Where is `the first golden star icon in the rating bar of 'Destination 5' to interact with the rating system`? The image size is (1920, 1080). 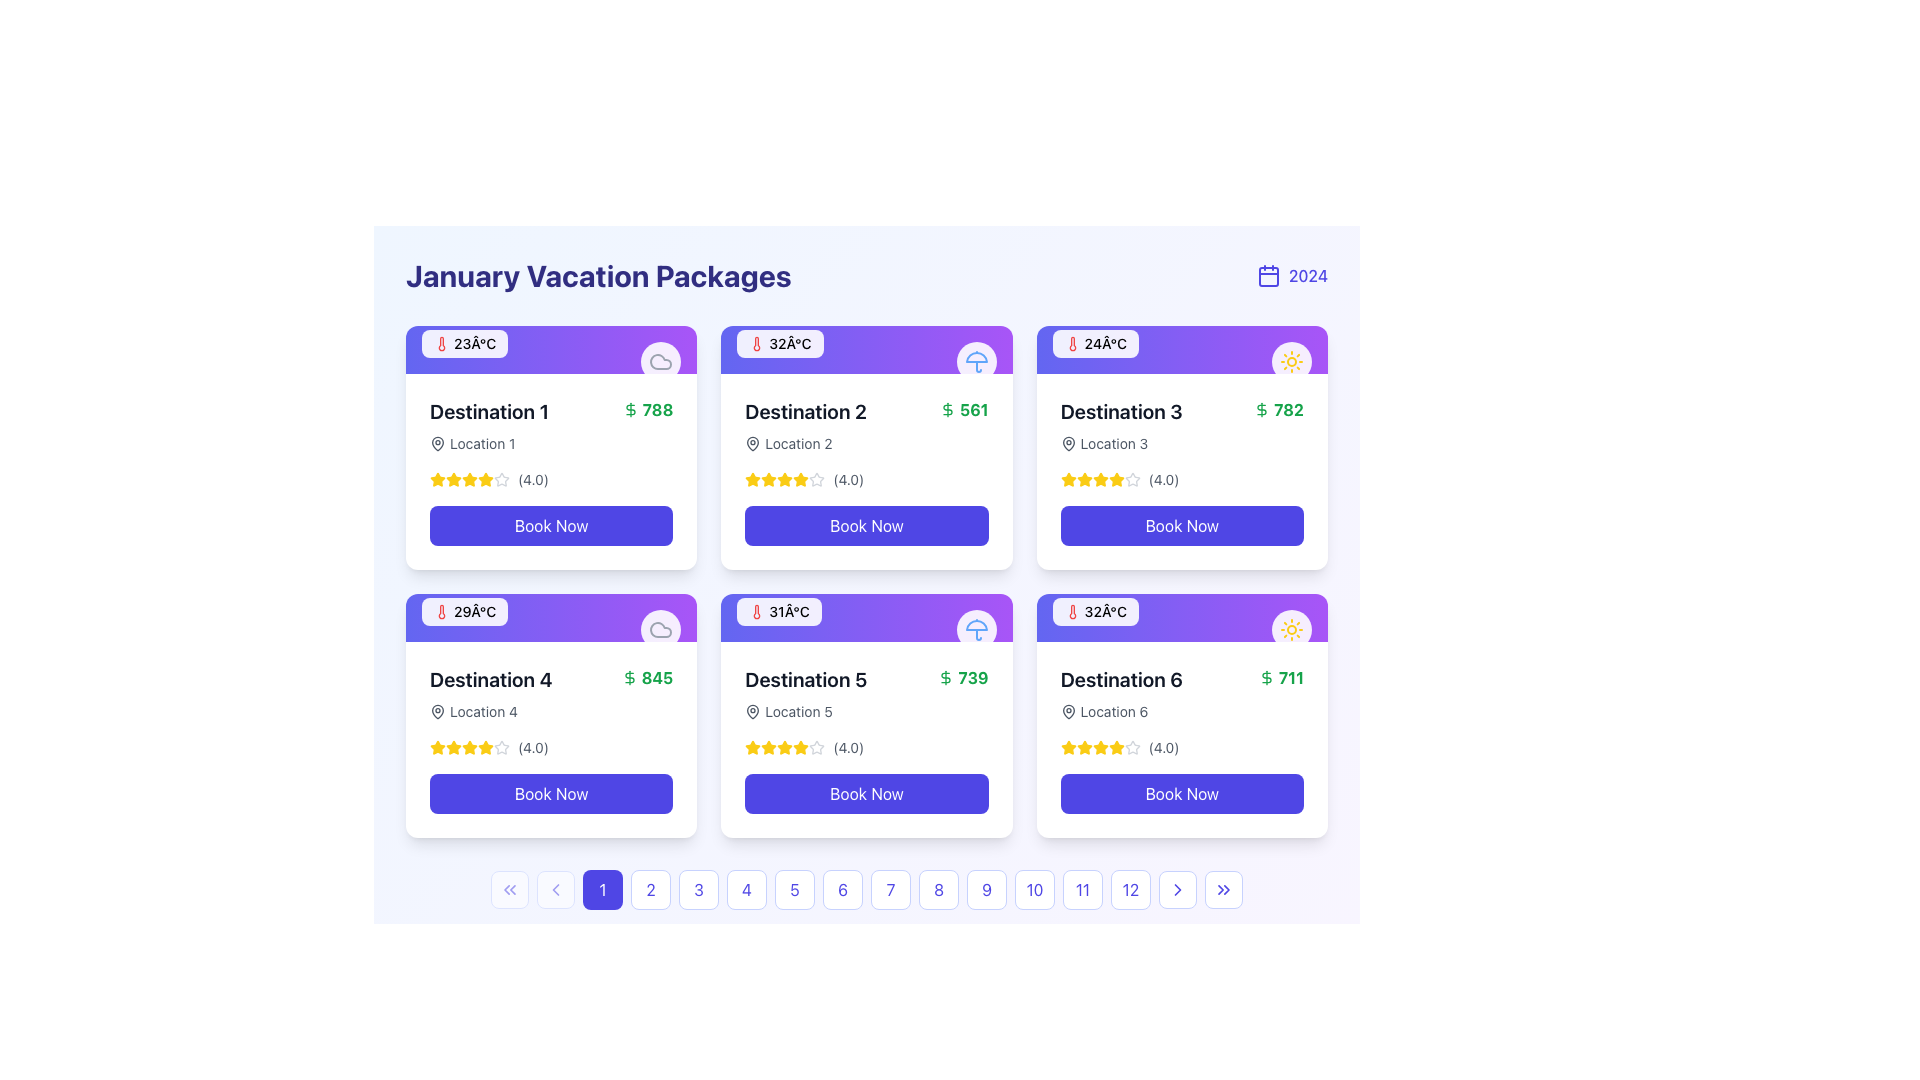 the first golden star icon in the rating bar of 'Destination 5' to interact with the rating system is located at coordinates (768, 747).